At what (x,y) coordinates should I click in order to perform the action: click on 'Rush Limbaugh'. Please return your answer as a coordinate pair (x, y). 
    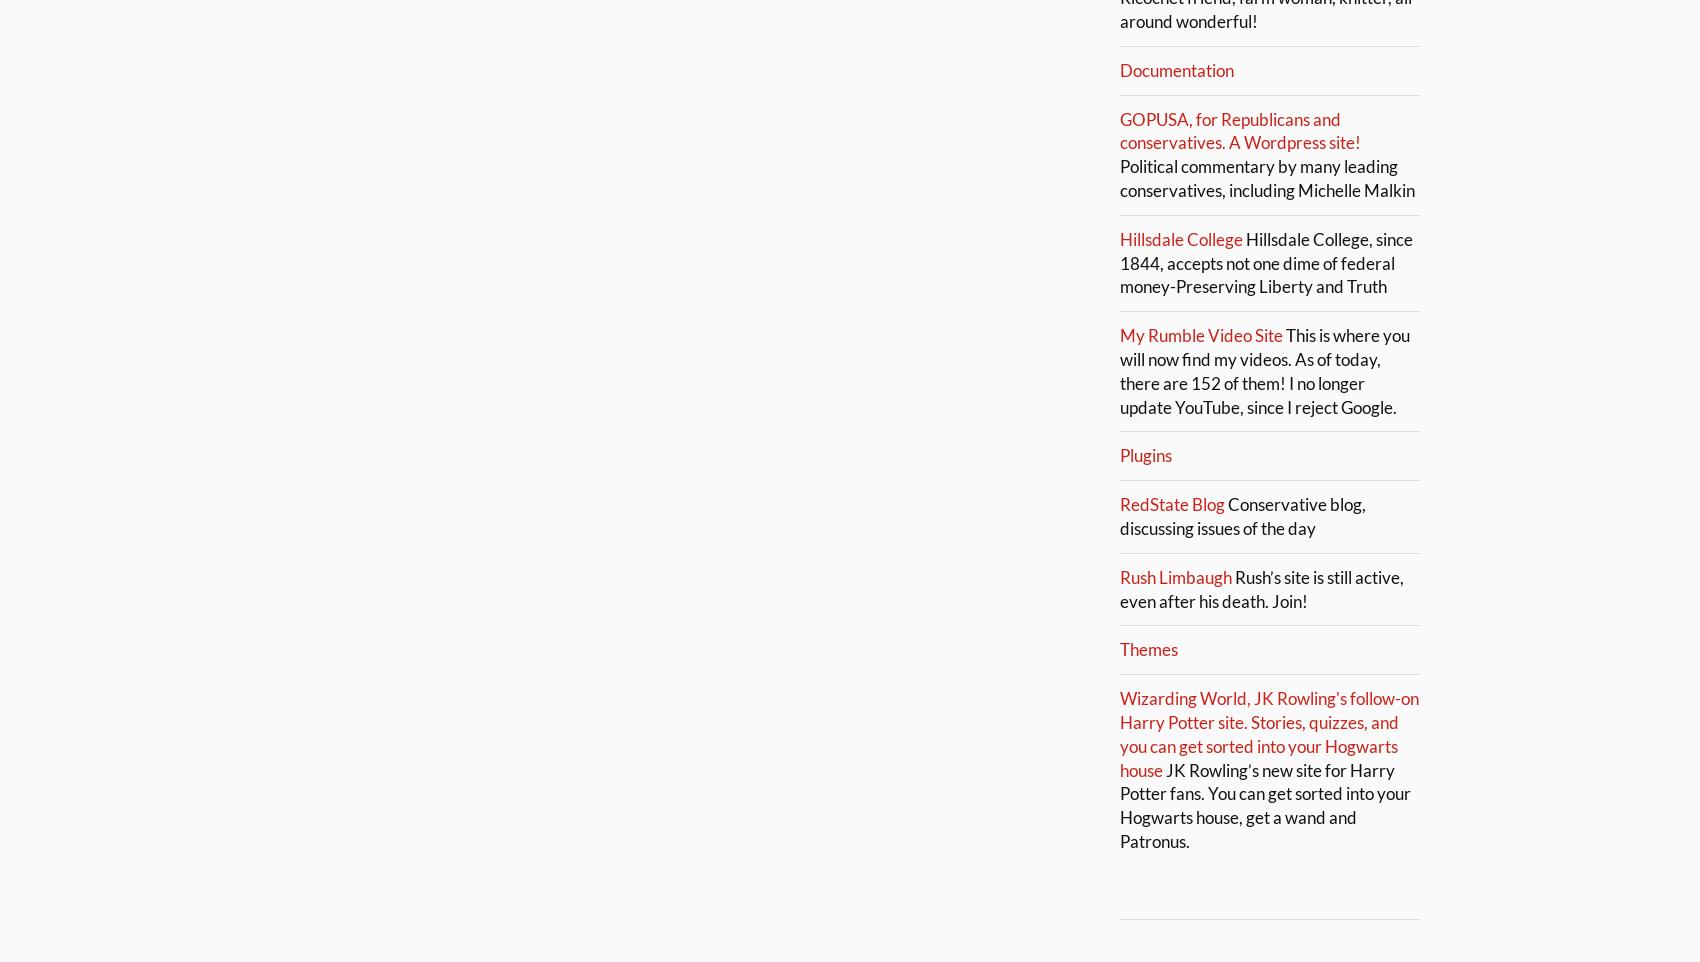
    Looking at the image, I should click on (1175, 576).